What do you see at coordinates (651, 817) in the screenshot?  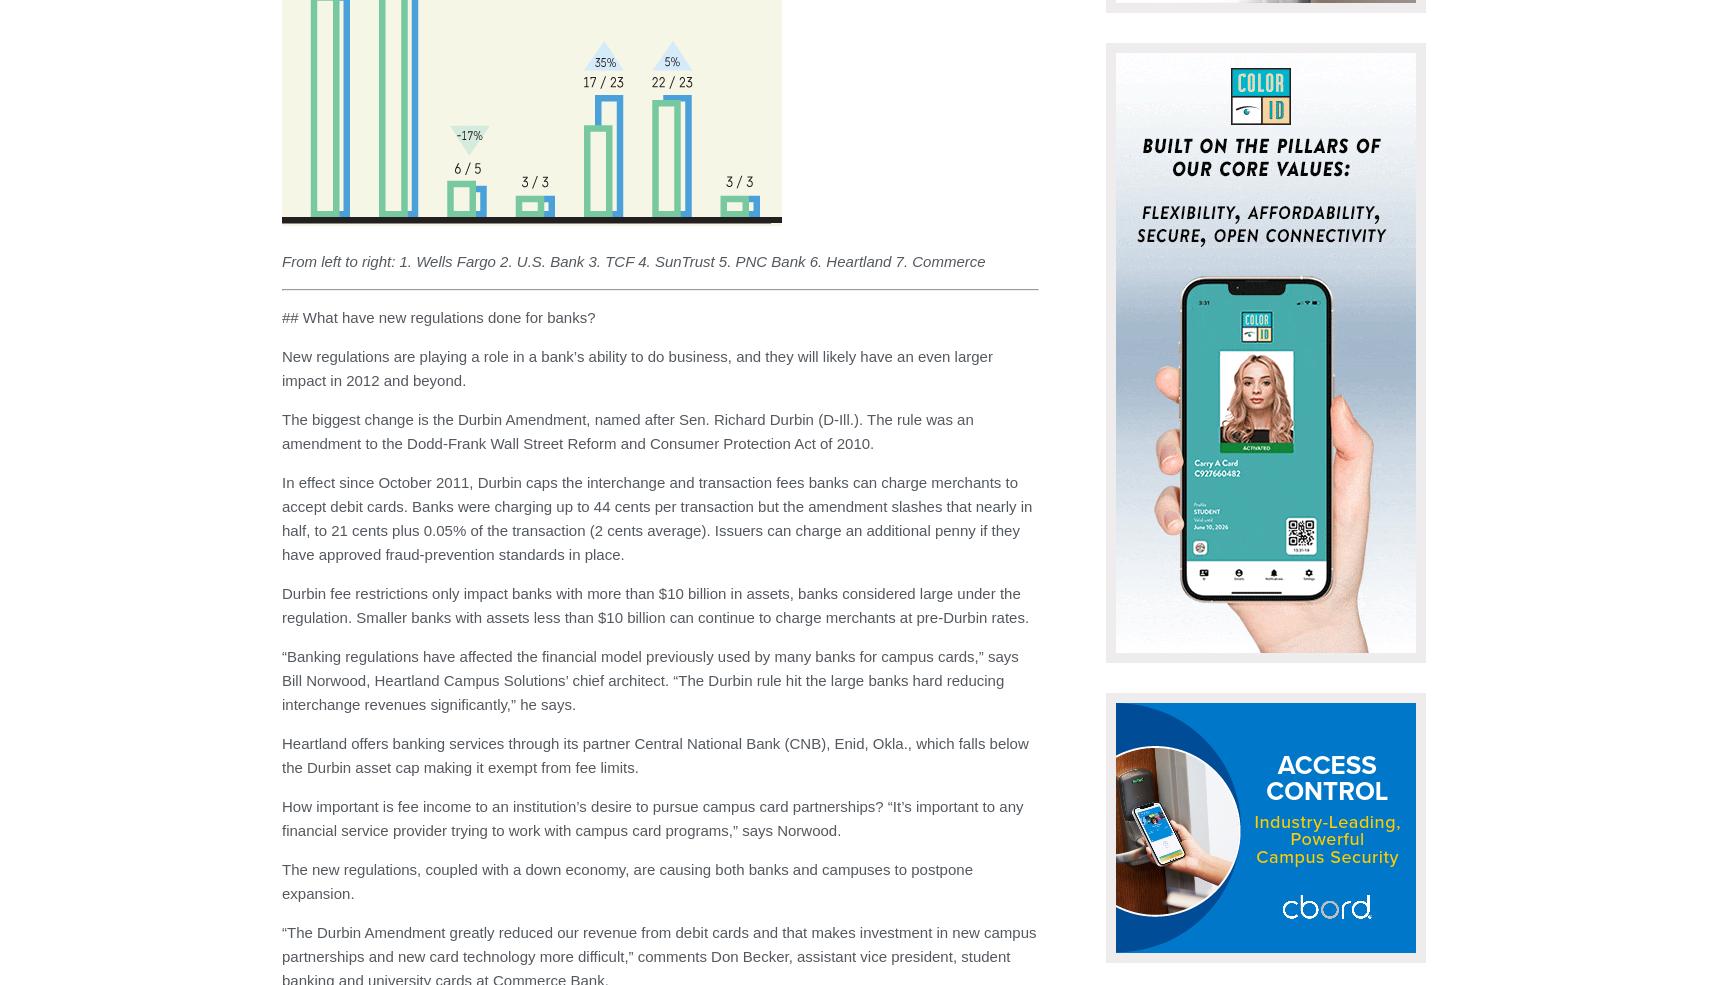 I see `'How important is fee income to an institution’s desire to pursue campus card partnerships? “It’s important to any financial service provider trying to work with campus card programs,” says Norwood.'` at bounding box center [651, 817].